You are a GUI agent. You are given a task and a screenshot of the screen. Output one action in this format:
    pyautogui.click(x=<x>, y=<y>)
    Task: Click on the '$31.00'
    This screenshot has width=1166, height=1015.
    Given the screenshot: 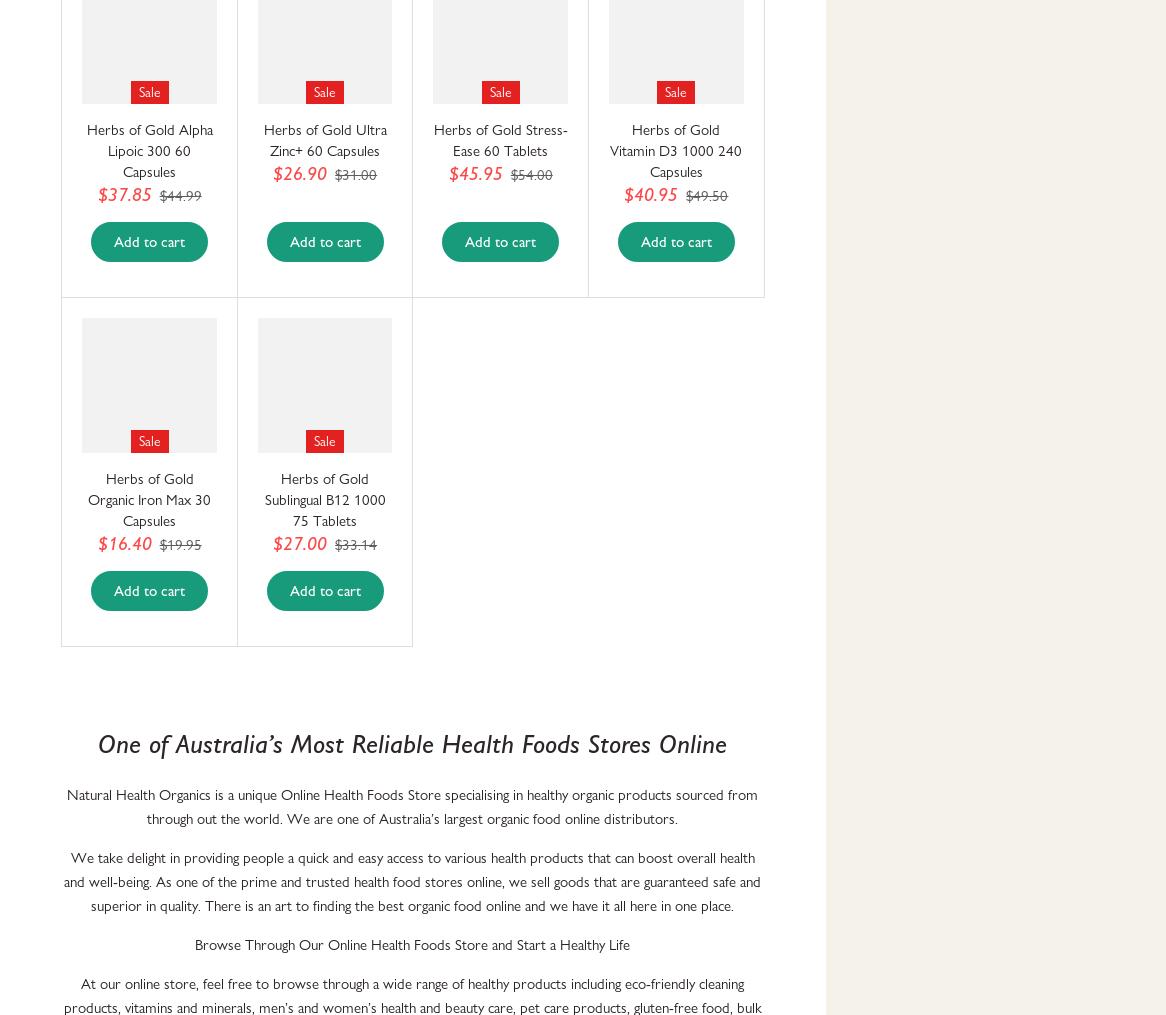 What is the action you would take?
    pyautogui.click(x=355, y=173)
    